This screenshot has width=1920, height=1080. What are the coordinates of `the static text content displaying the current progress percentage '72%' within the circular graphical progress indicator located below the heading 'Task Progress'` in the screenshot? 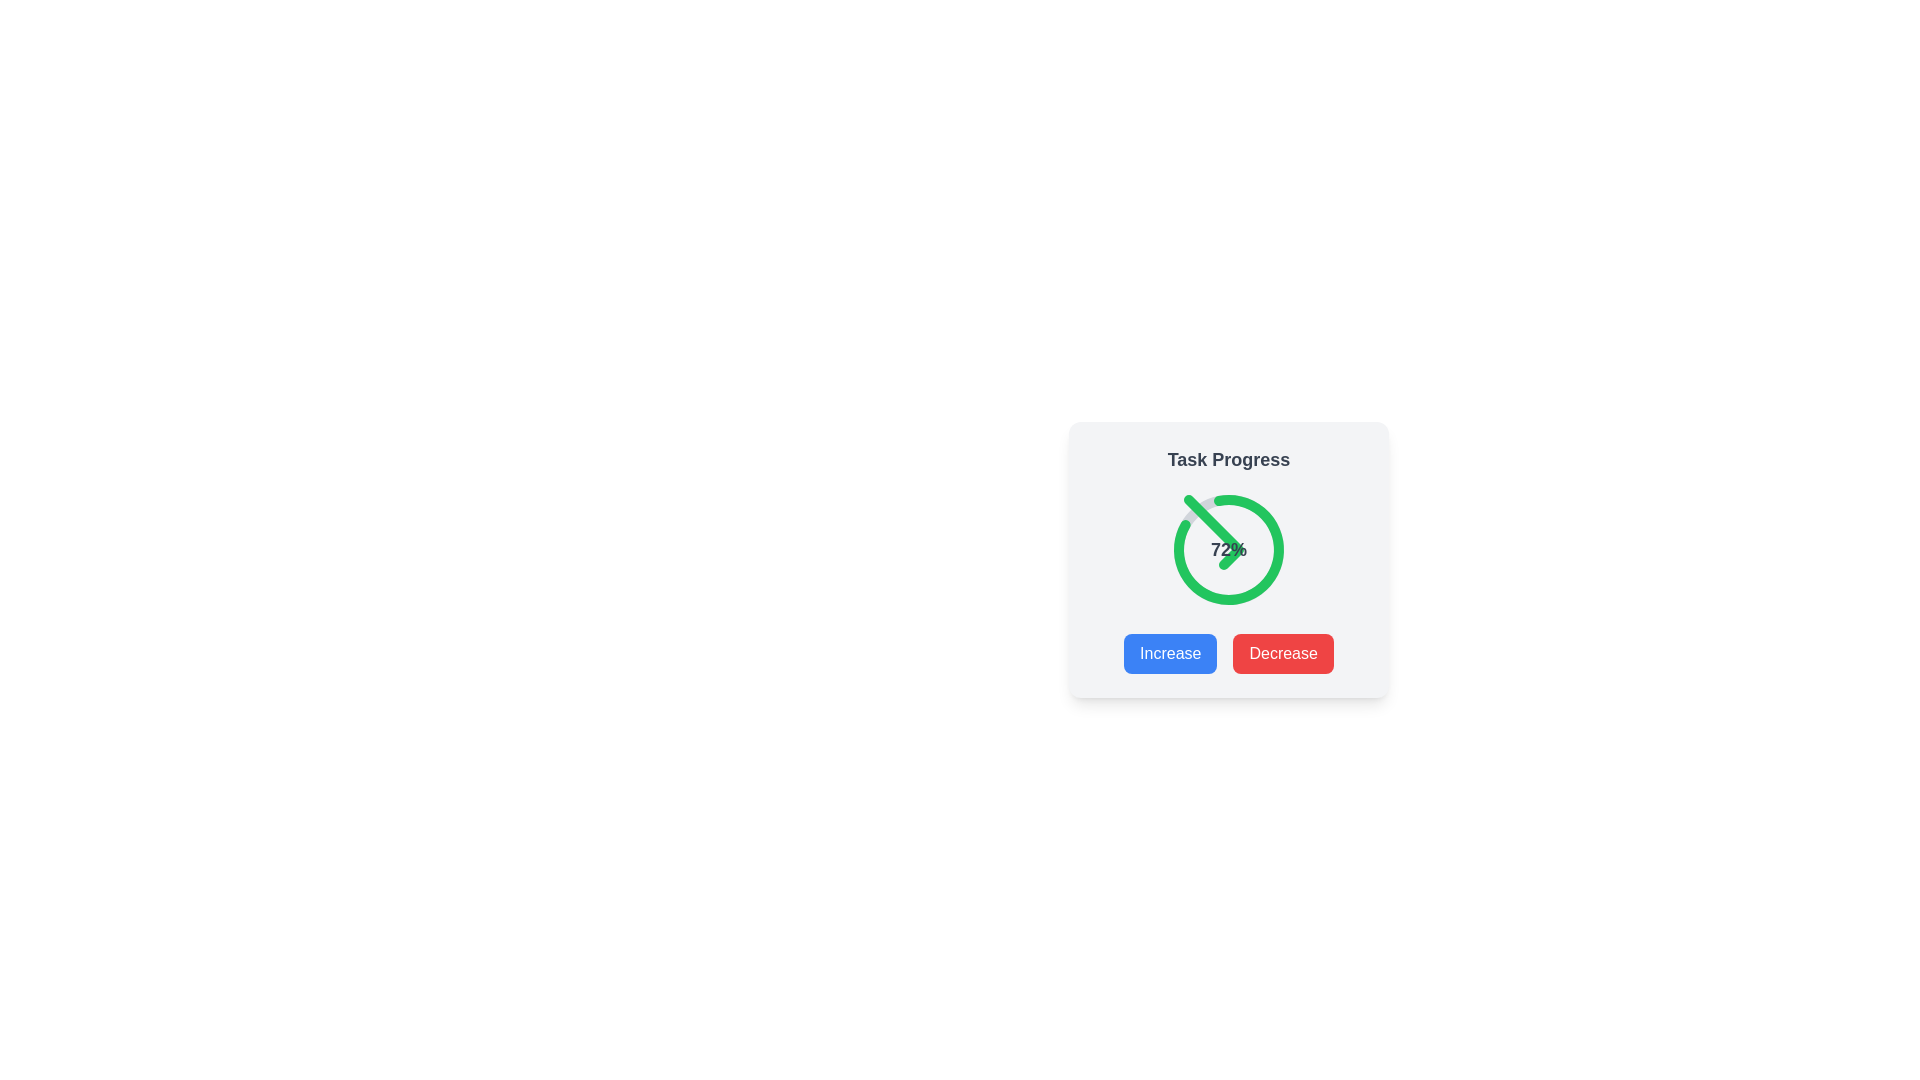 It's located at (1227, 550).